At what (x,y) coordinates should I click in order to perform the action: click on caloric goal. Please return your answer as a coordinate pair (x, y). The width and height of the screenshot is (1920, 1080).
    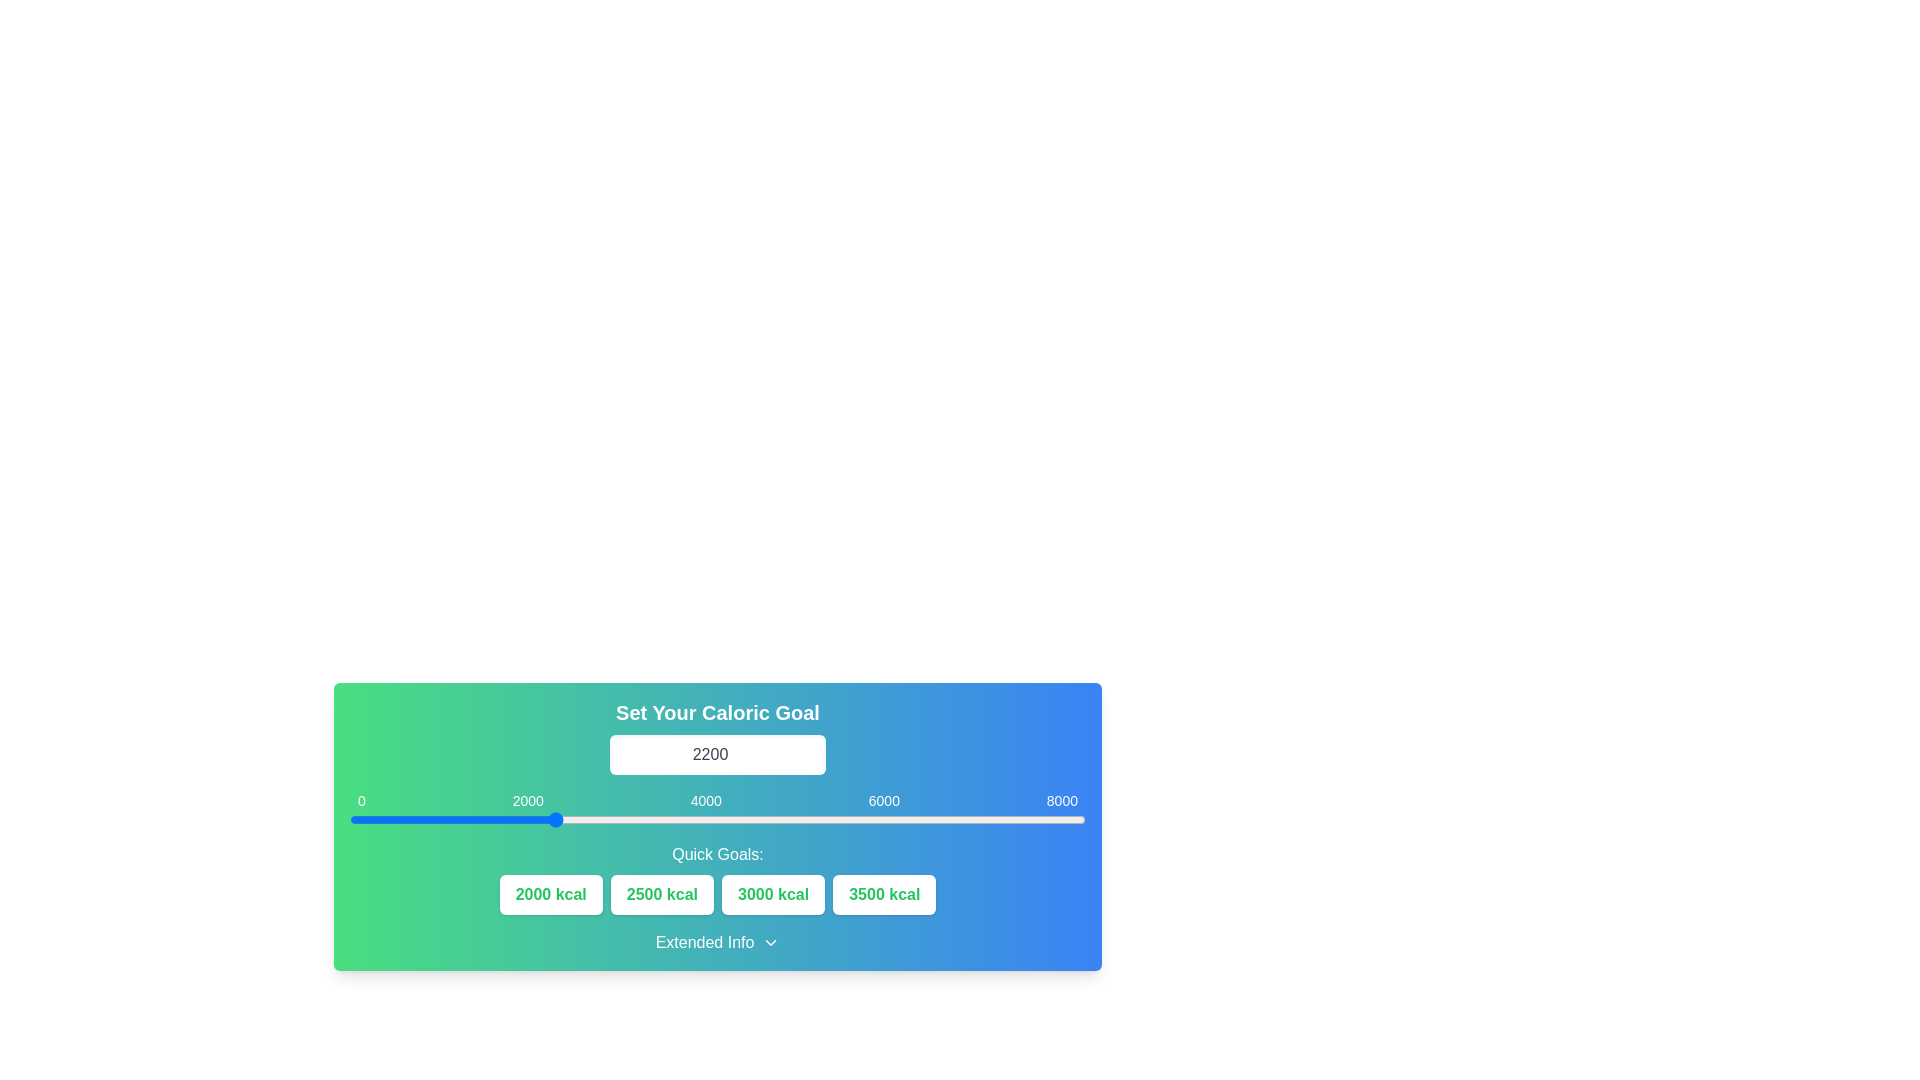
    Looking at the image, I should click on (600, 820).